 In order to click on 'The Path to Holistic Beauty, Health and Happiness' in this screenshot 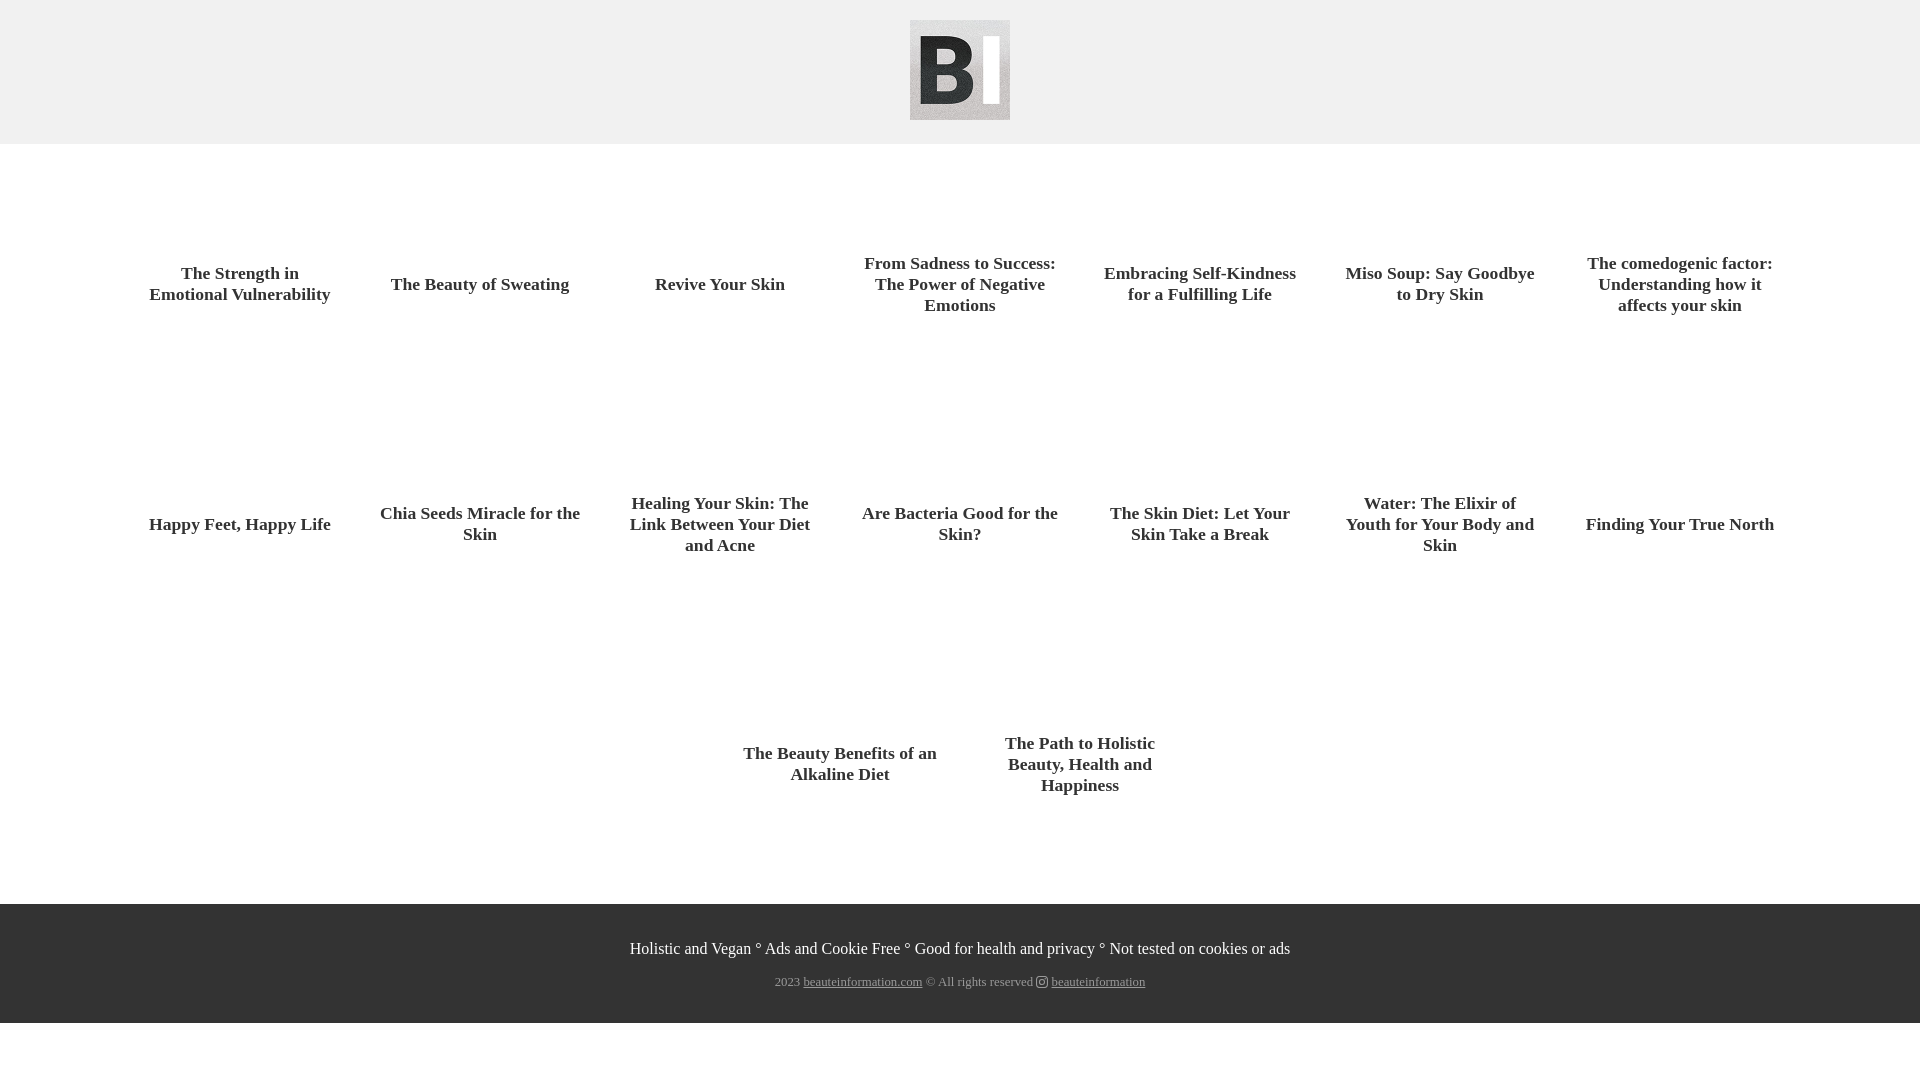, I will do `click(1079, 763)`.